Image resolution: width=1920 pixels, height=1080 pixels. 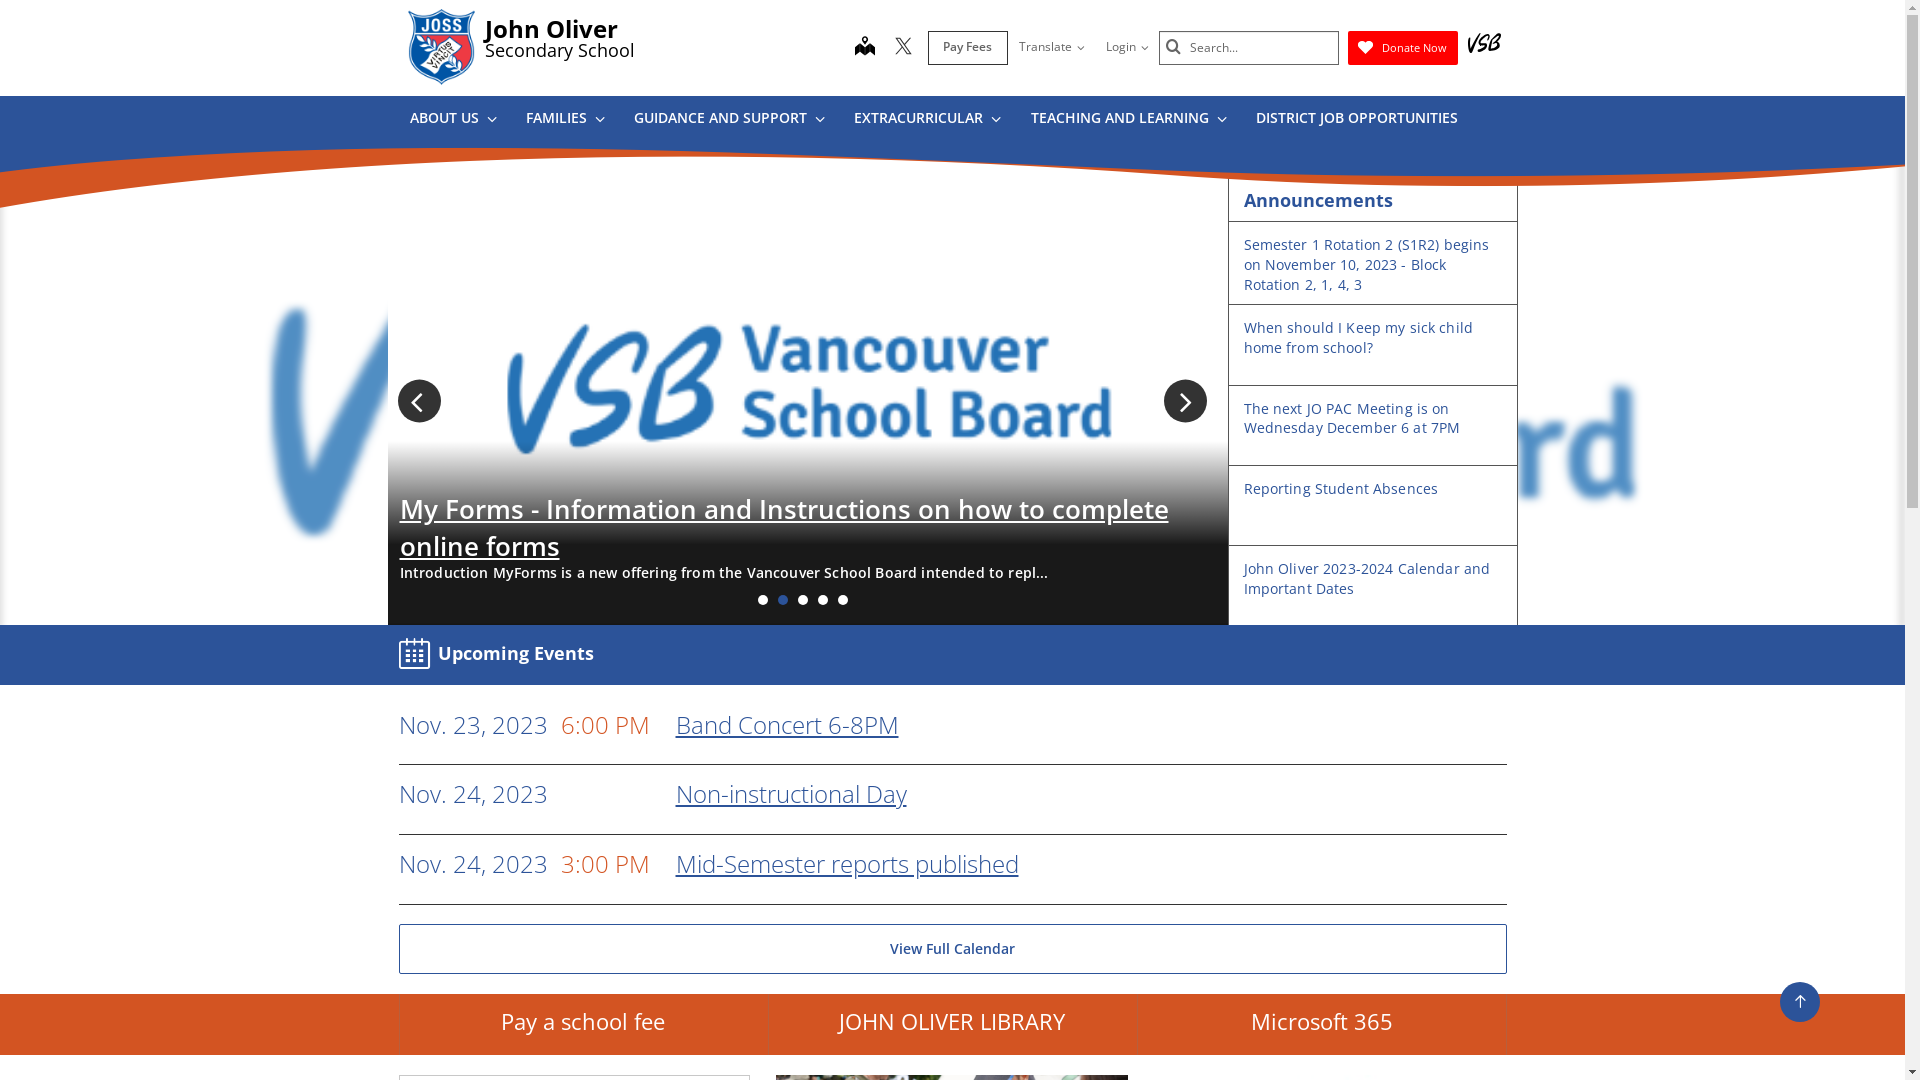 What do you see at coordinates (1126, 46) in the screenshot?
I see `'Login'` at bounding box center [1126, 46].